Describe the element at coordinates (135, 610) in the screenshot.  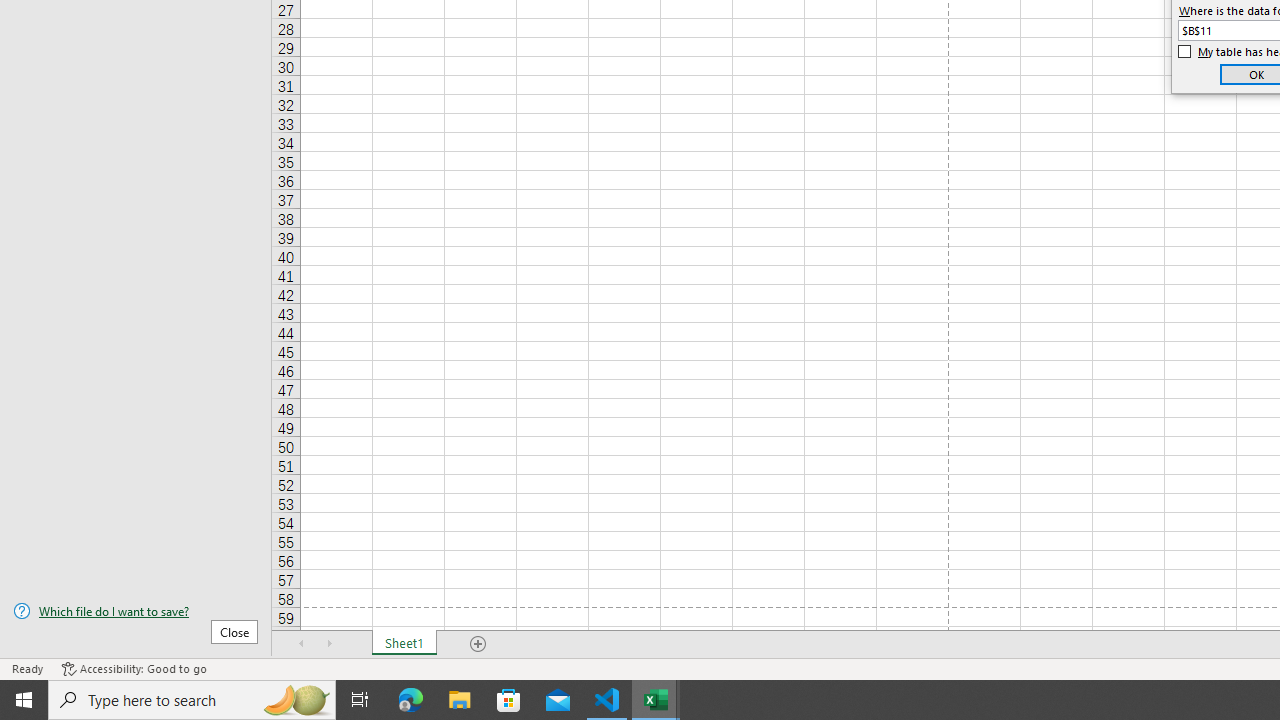
I see `'Which file do I want to save?'` at that location.